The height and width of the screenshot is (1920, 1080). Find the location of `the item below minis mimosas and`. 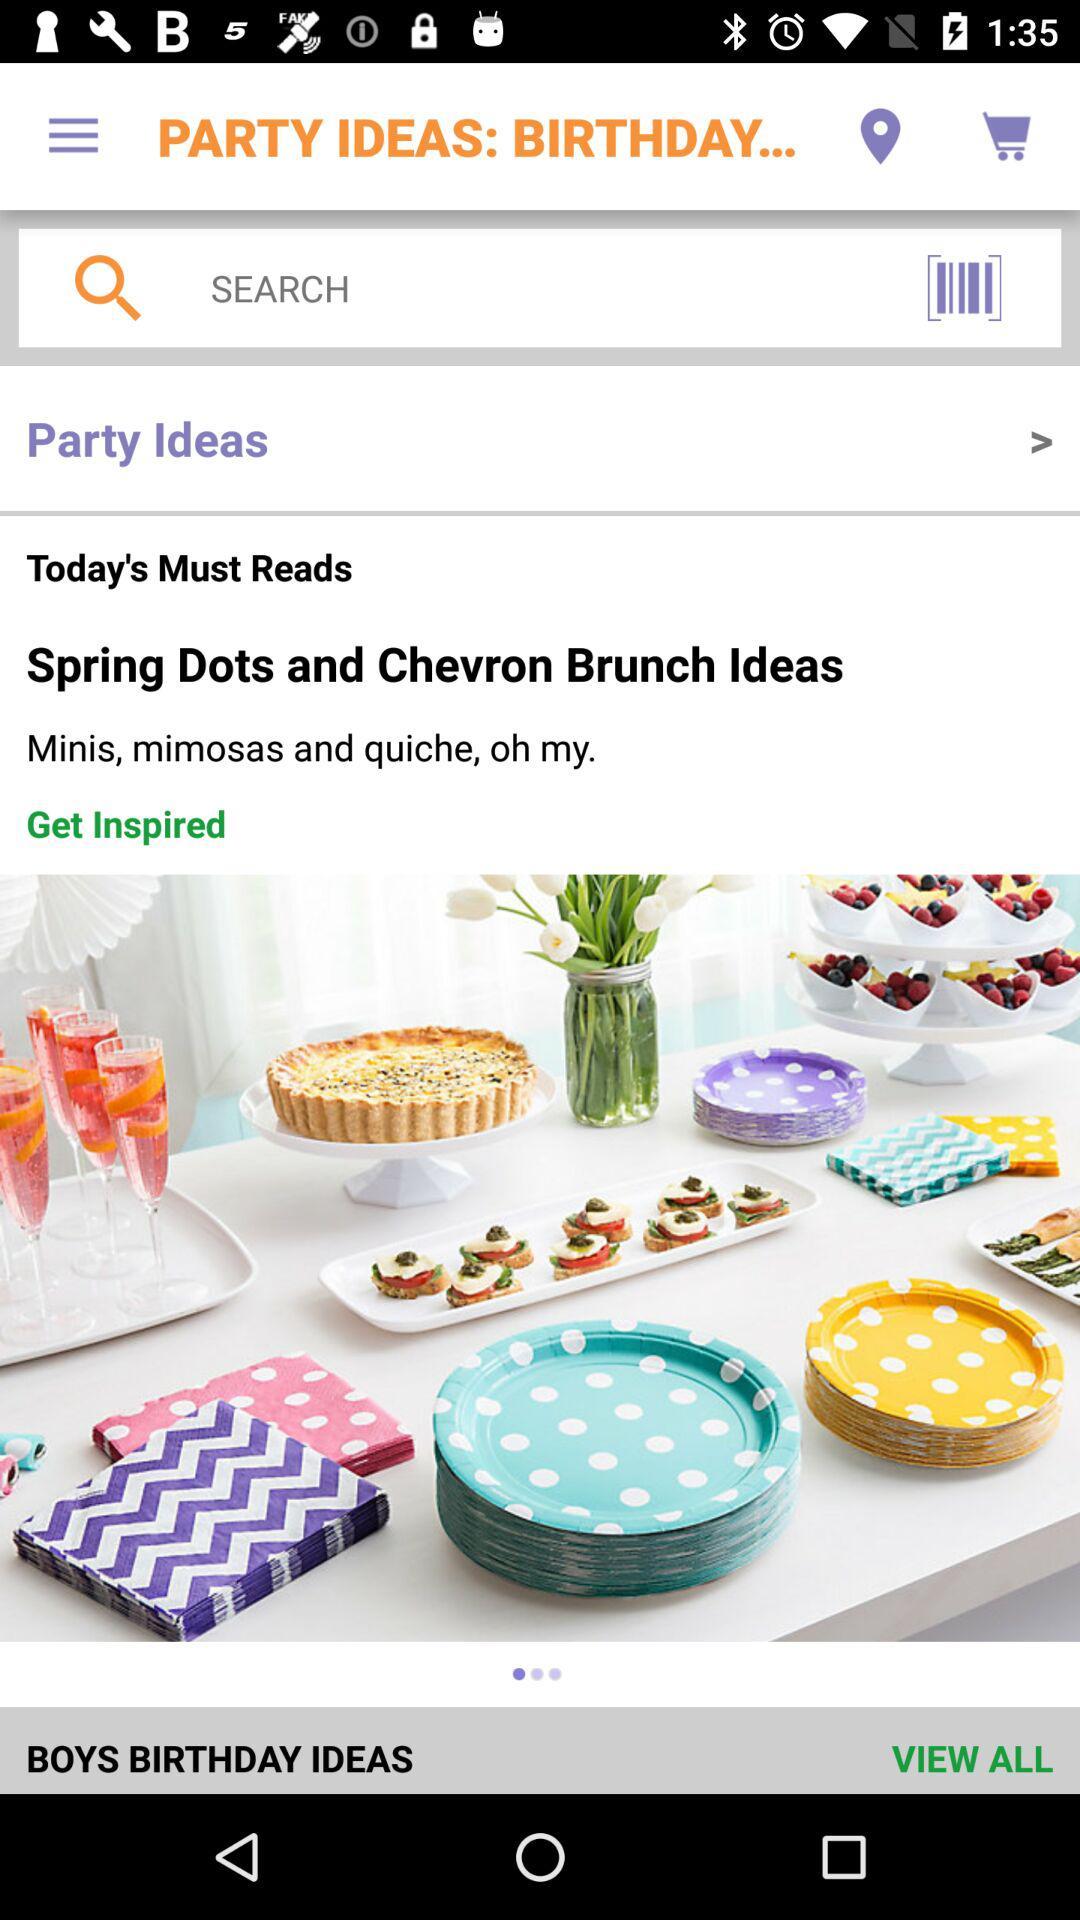

the item below minis mimosas and is located at coordinates (126, 823).